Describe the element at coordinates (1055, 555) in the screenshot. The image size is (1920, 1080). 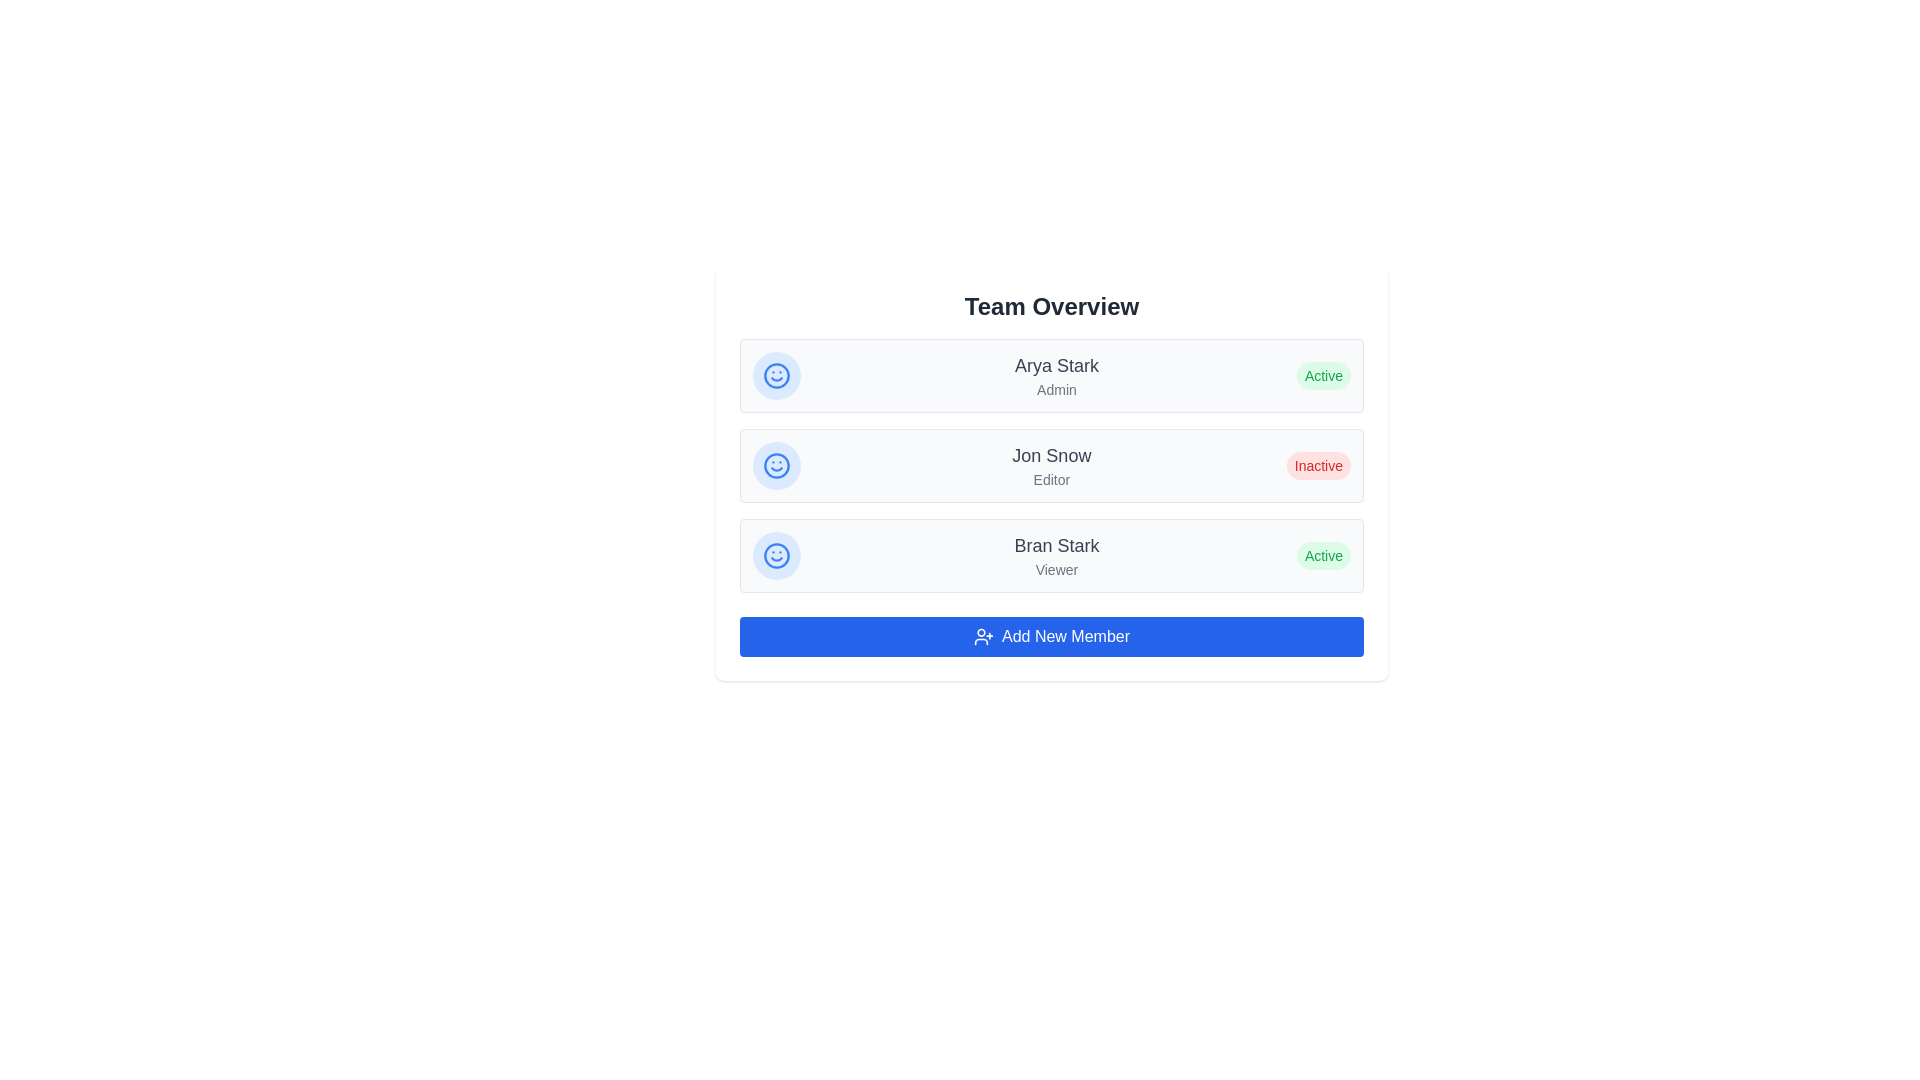
I see `the text display element that shows 'Bran Stark' and their designation 'Viewer', located in the third card of a vertical list` at that location.